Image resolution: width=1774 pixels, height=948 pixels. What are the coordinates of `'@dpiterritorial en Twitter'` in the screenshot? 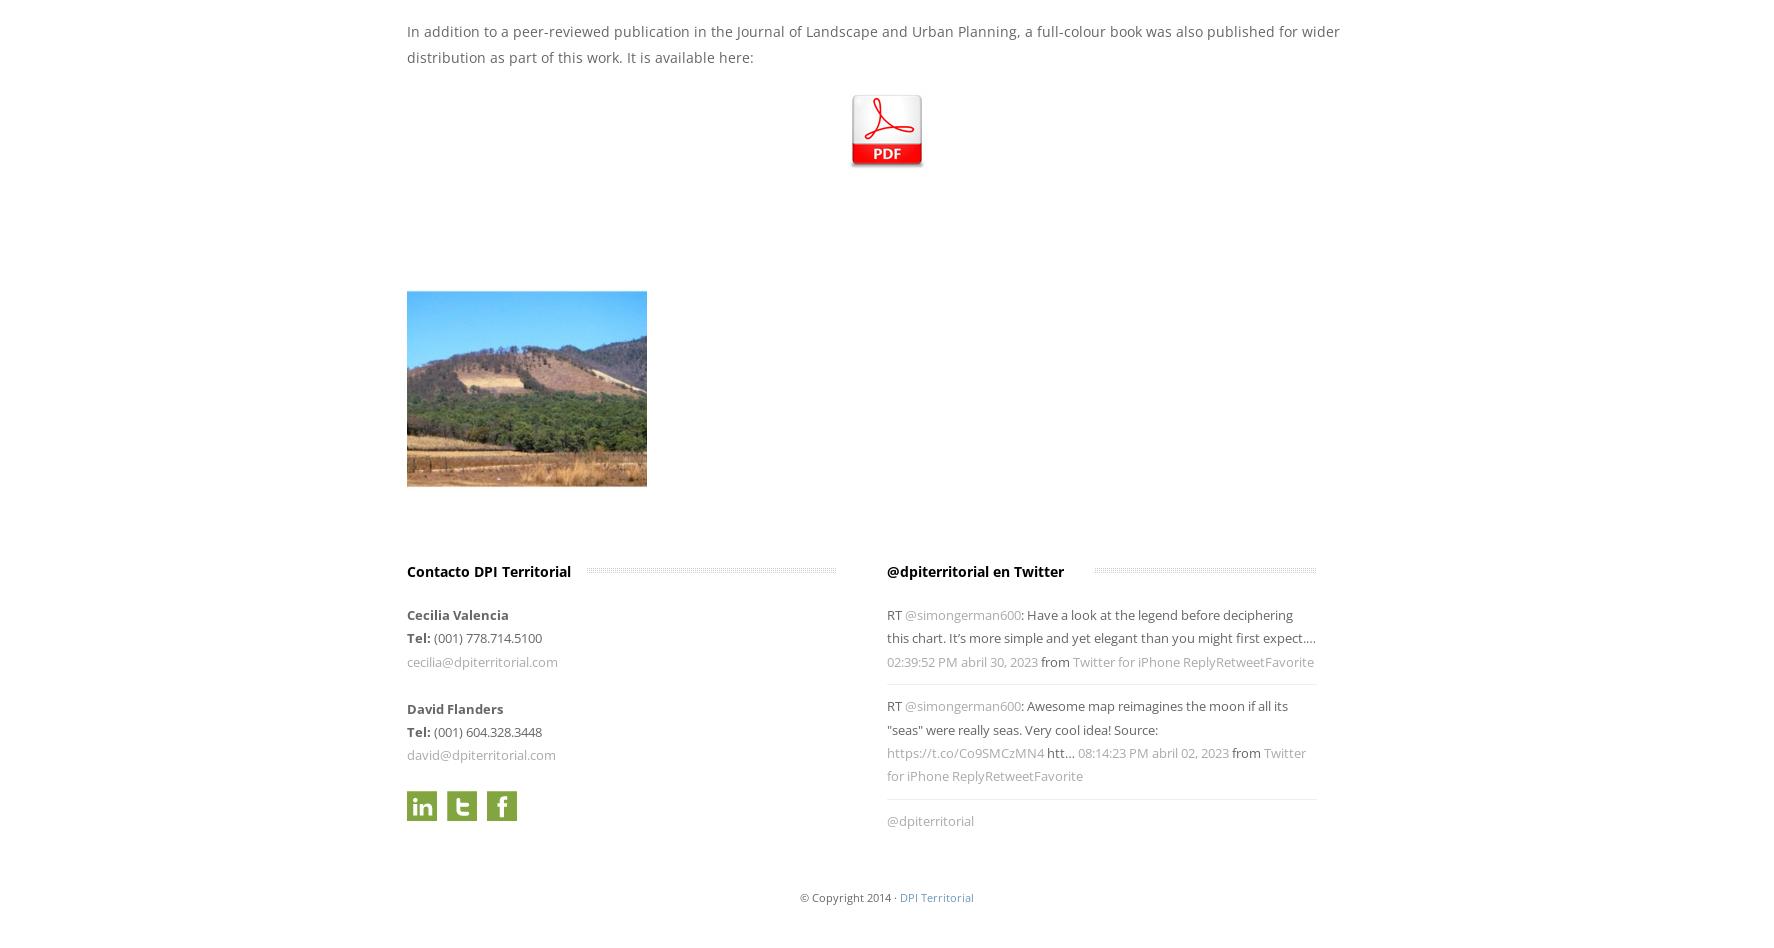 It's located at (974, 570).